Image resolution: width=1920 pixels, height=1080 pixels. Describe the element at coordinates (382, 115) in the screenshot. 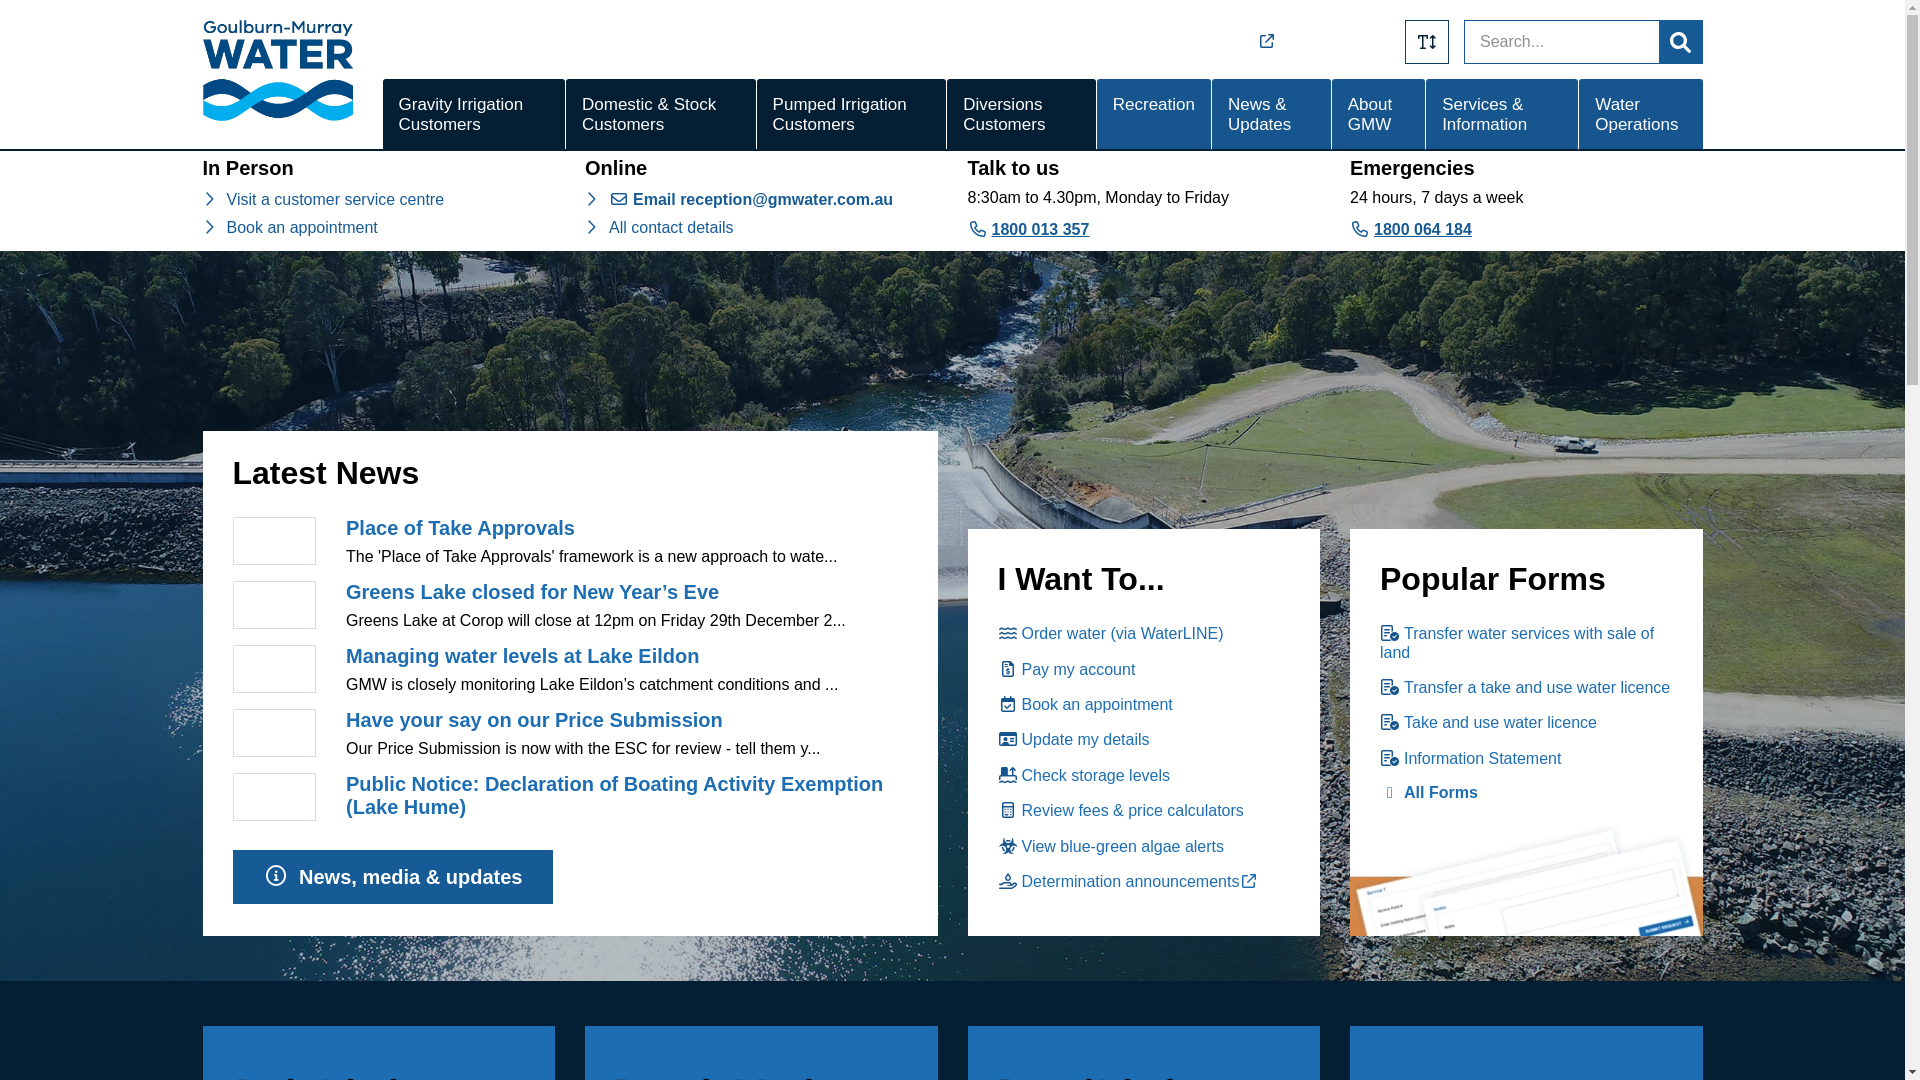

I see `'Gravity Irrigation Customers'` at that location.